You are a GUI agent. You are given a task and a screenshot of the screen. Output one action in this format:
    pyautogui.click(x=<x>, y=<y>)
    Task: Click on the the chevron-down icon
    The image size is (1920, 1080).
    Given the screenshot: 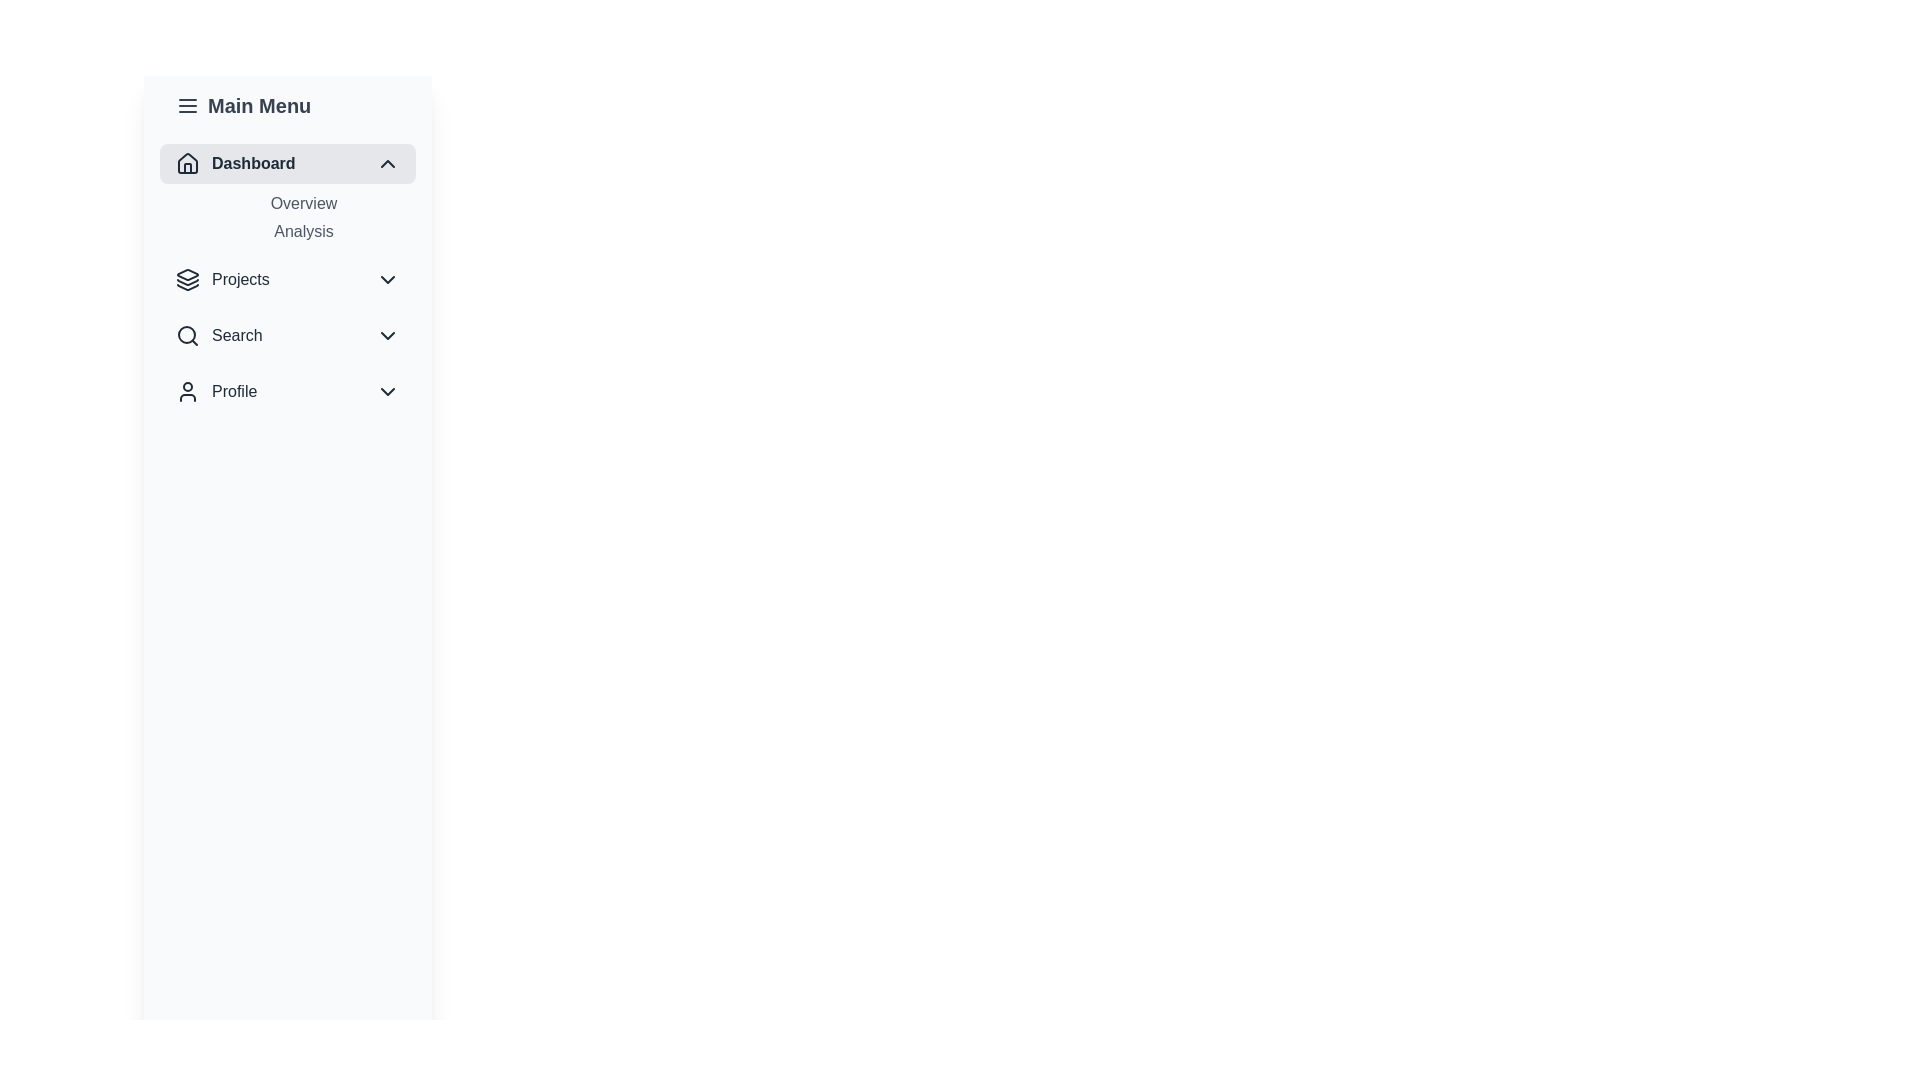 What is the action you would take?
    pyautogui.click(x=388, y=392)
    